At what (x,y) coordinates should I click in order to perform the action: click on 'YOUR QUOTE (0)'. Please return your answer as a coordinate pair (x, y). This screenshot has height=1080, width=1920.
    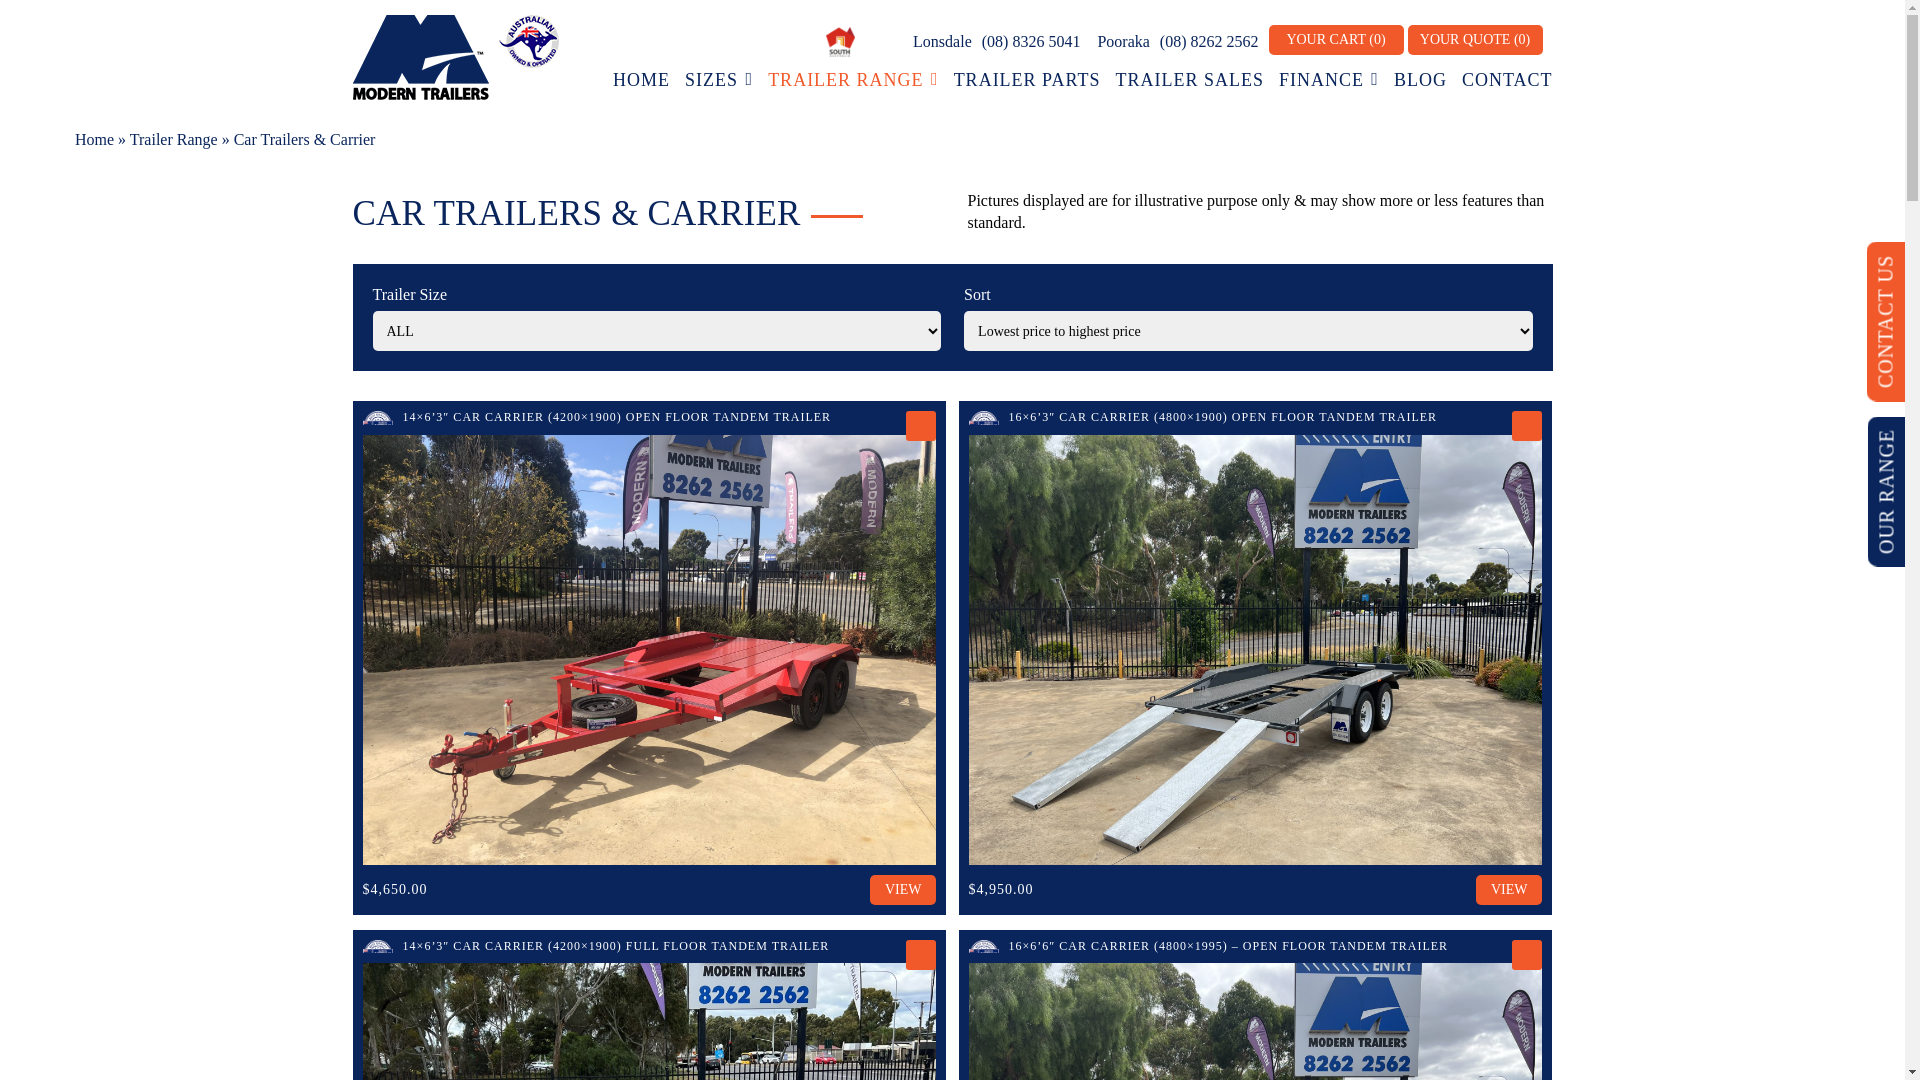
    Looking at the image, I should click on (1475, 39).